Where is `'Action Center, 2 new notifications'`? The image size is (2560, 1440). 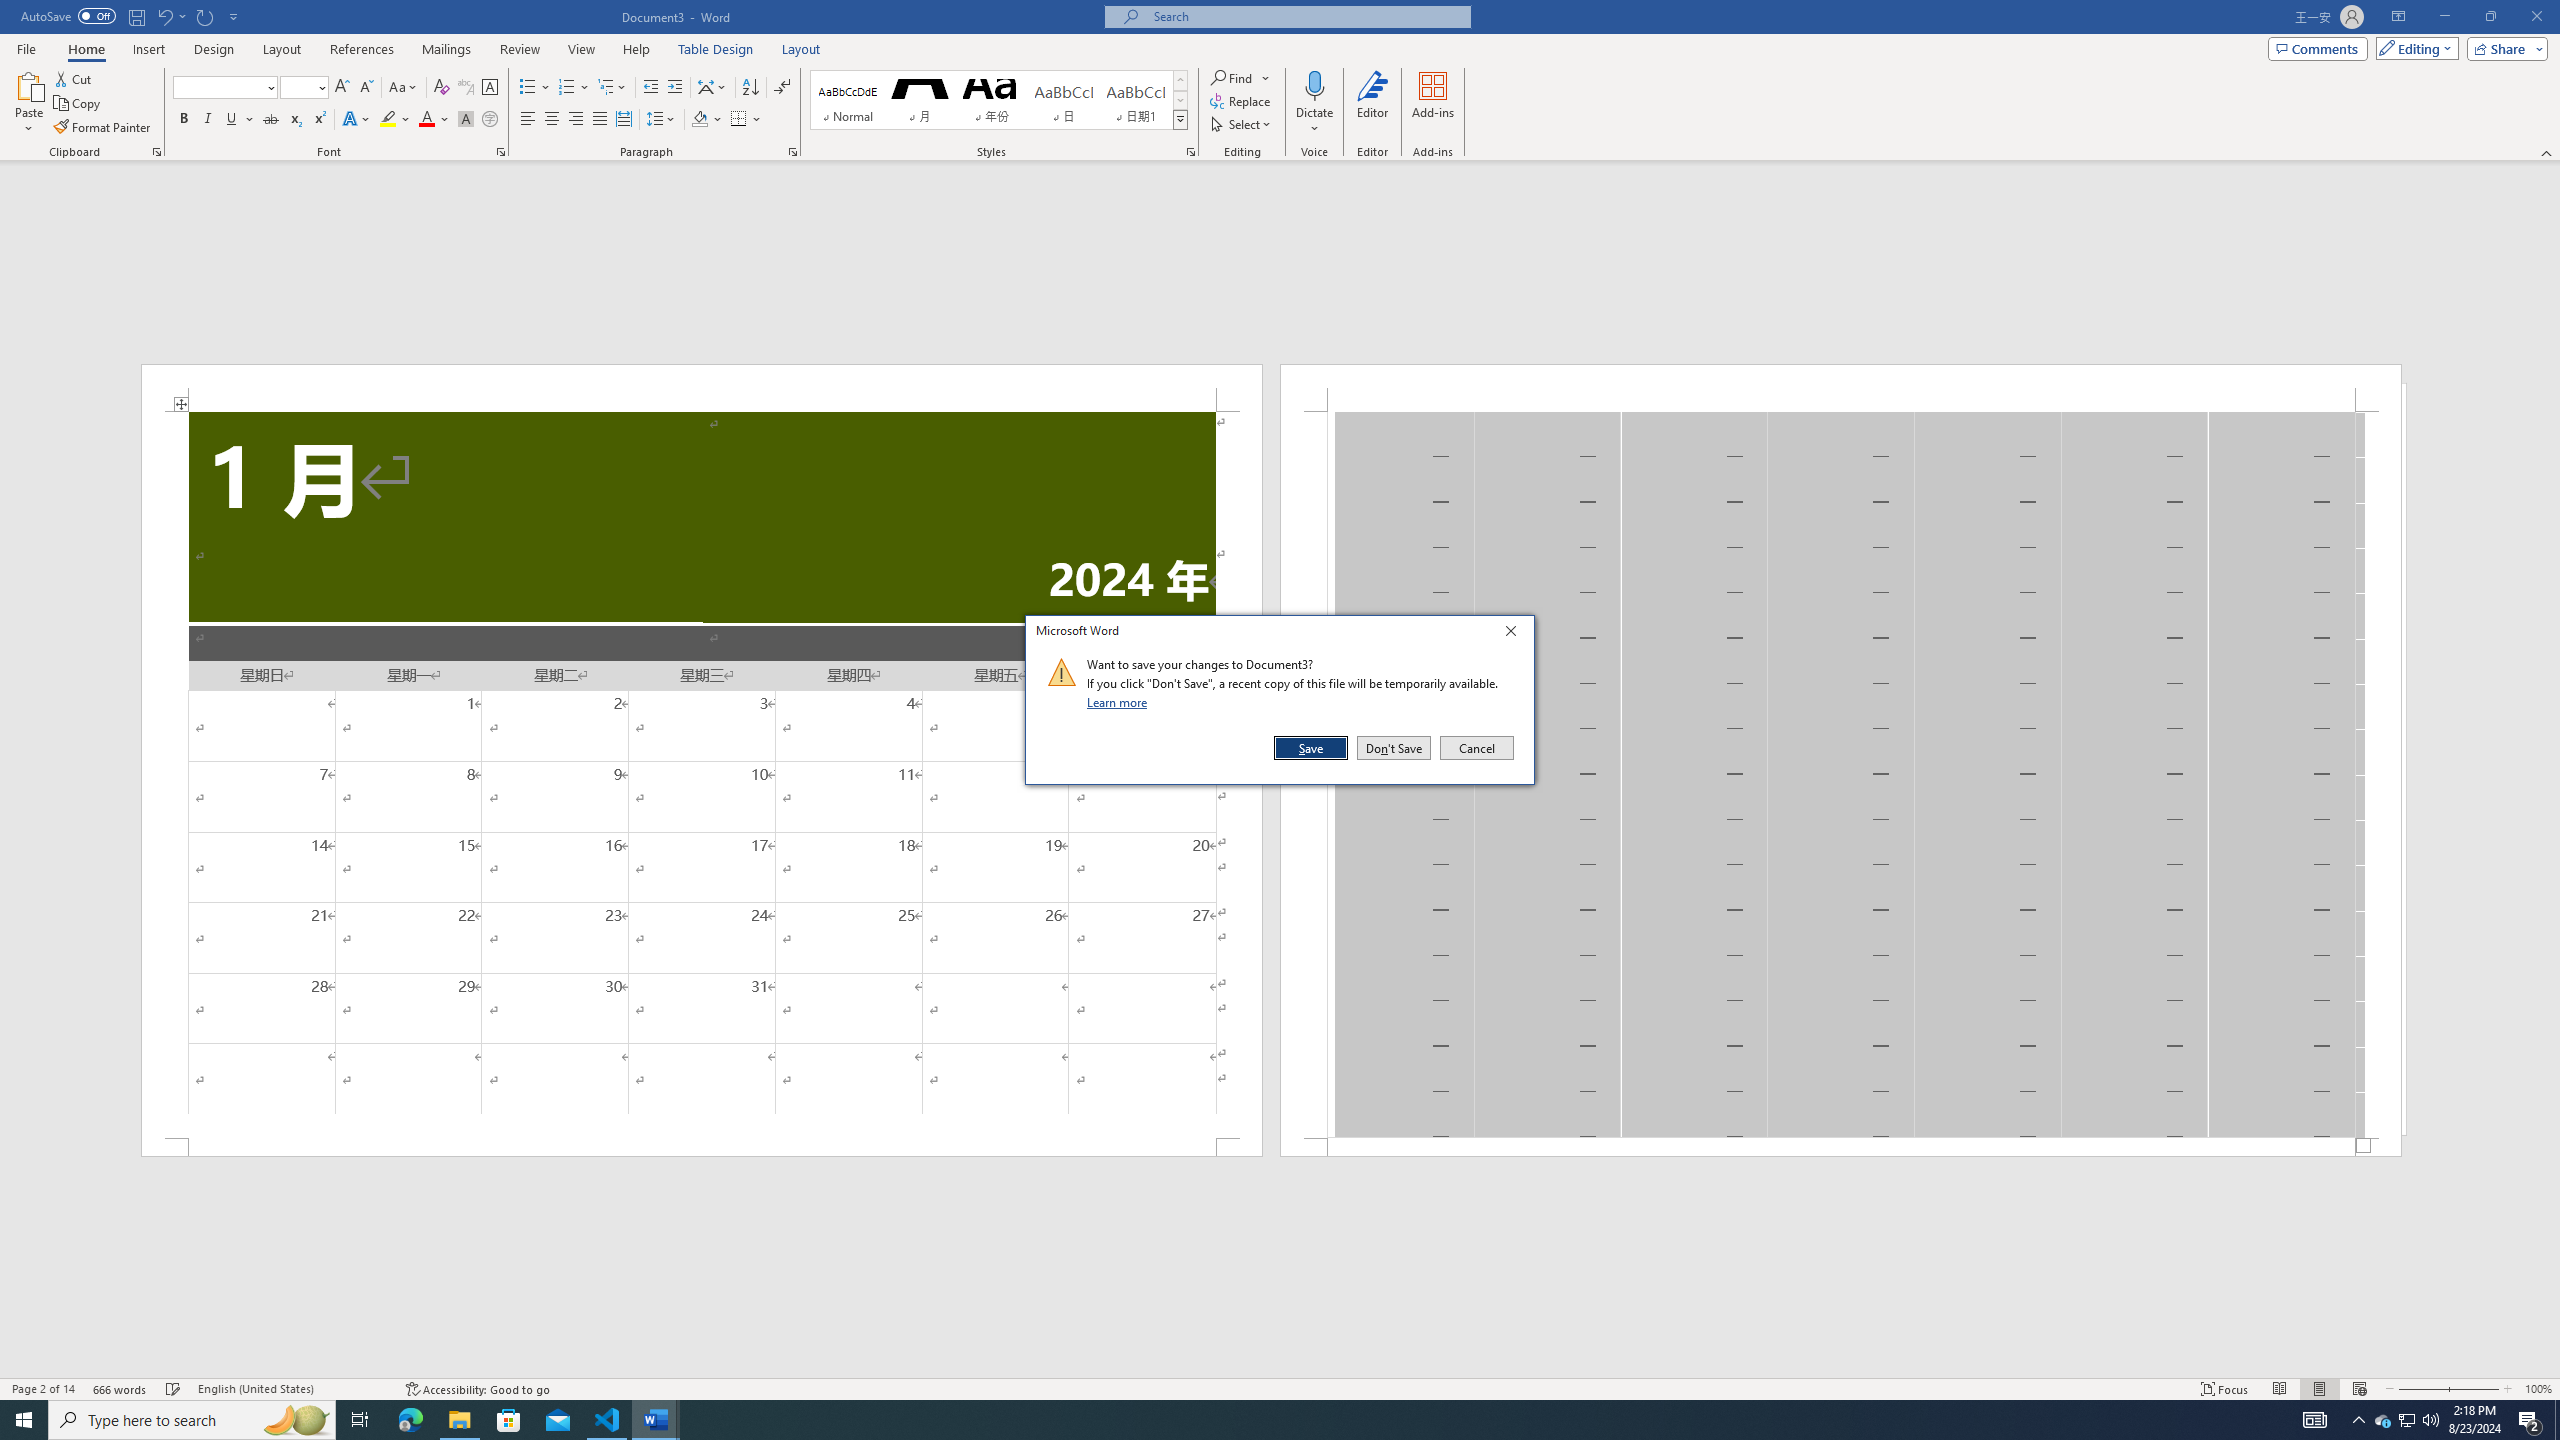
'Action Center, 2 new notifications' is located at coordinates (2530, 1418).